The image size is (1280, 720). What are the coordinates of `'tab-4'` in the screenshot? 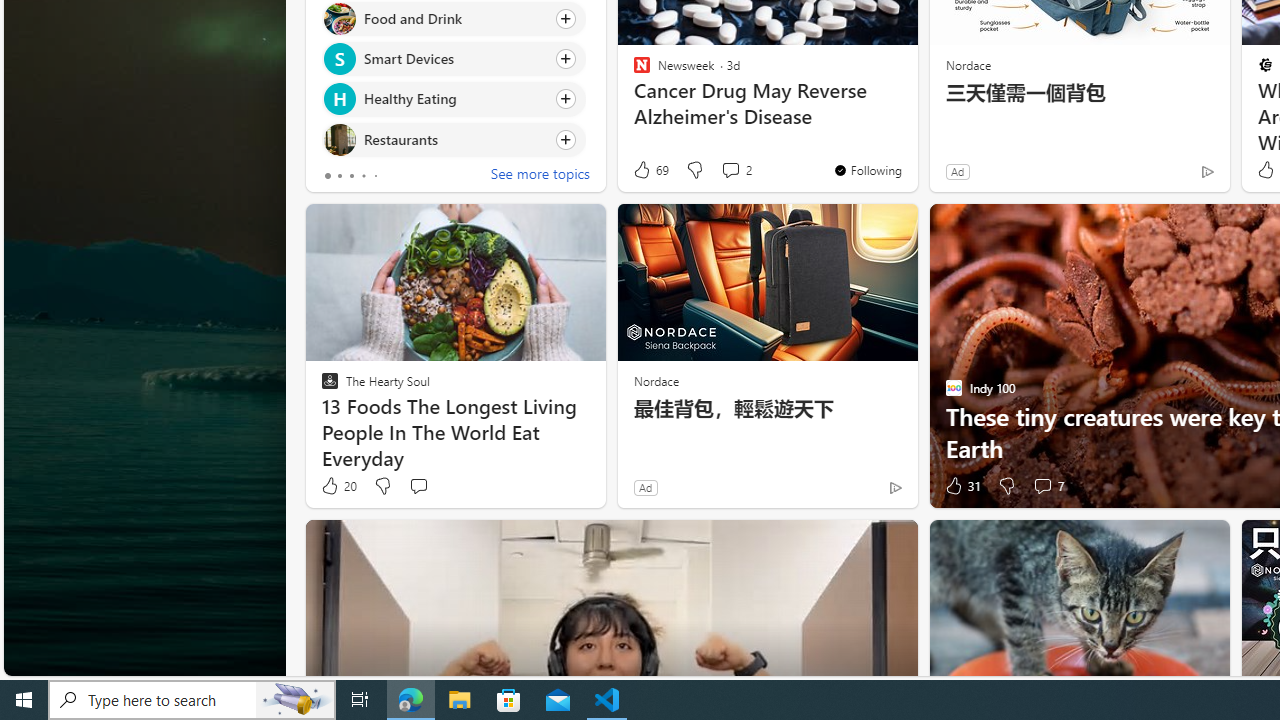 It's located at (375, 175).